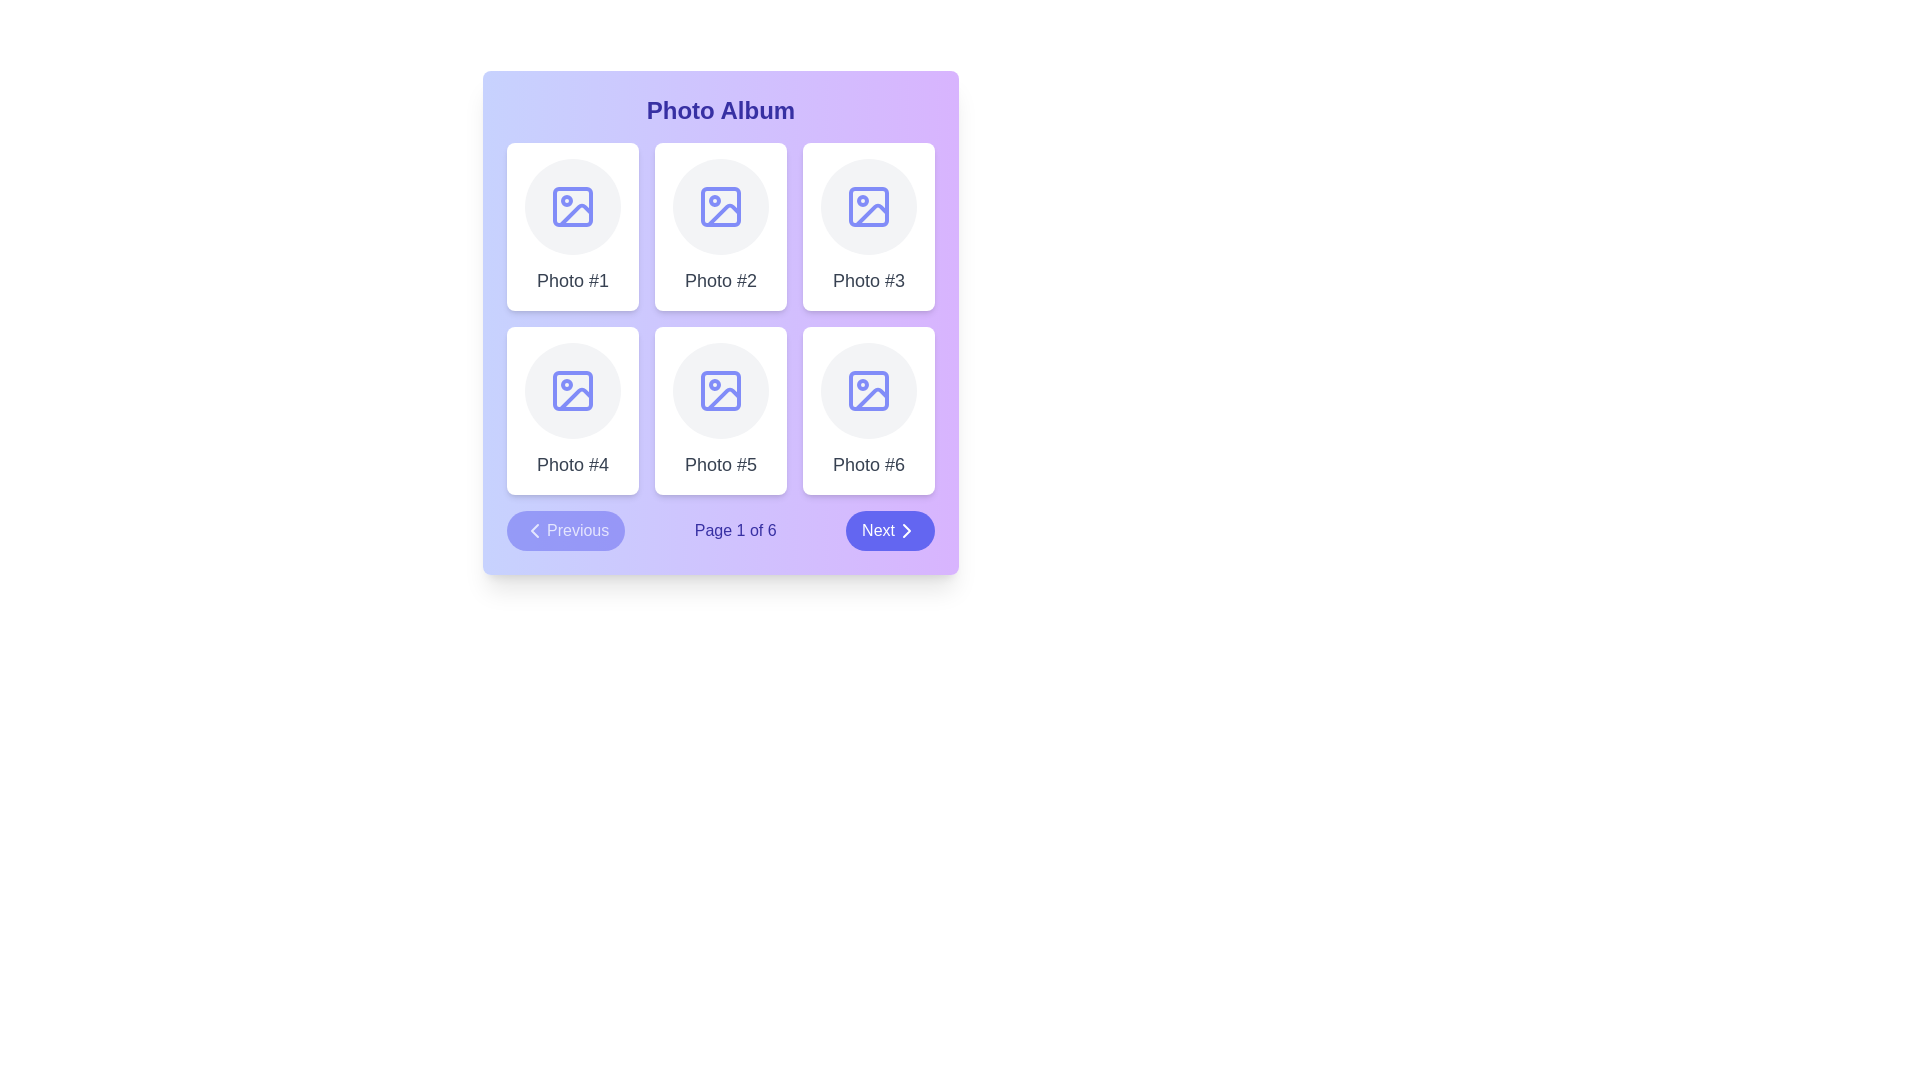 Image resolution: width=1920 pixels, height=1080 pixels. What do you see at coordinates (720, 207) in the screenshot?
I see `the SVG rectangle with rounded corners in the second photo thumbnail labeled 'Photo #2' in the 'Photo Album' grid layout` at bounding box center [720, 207].